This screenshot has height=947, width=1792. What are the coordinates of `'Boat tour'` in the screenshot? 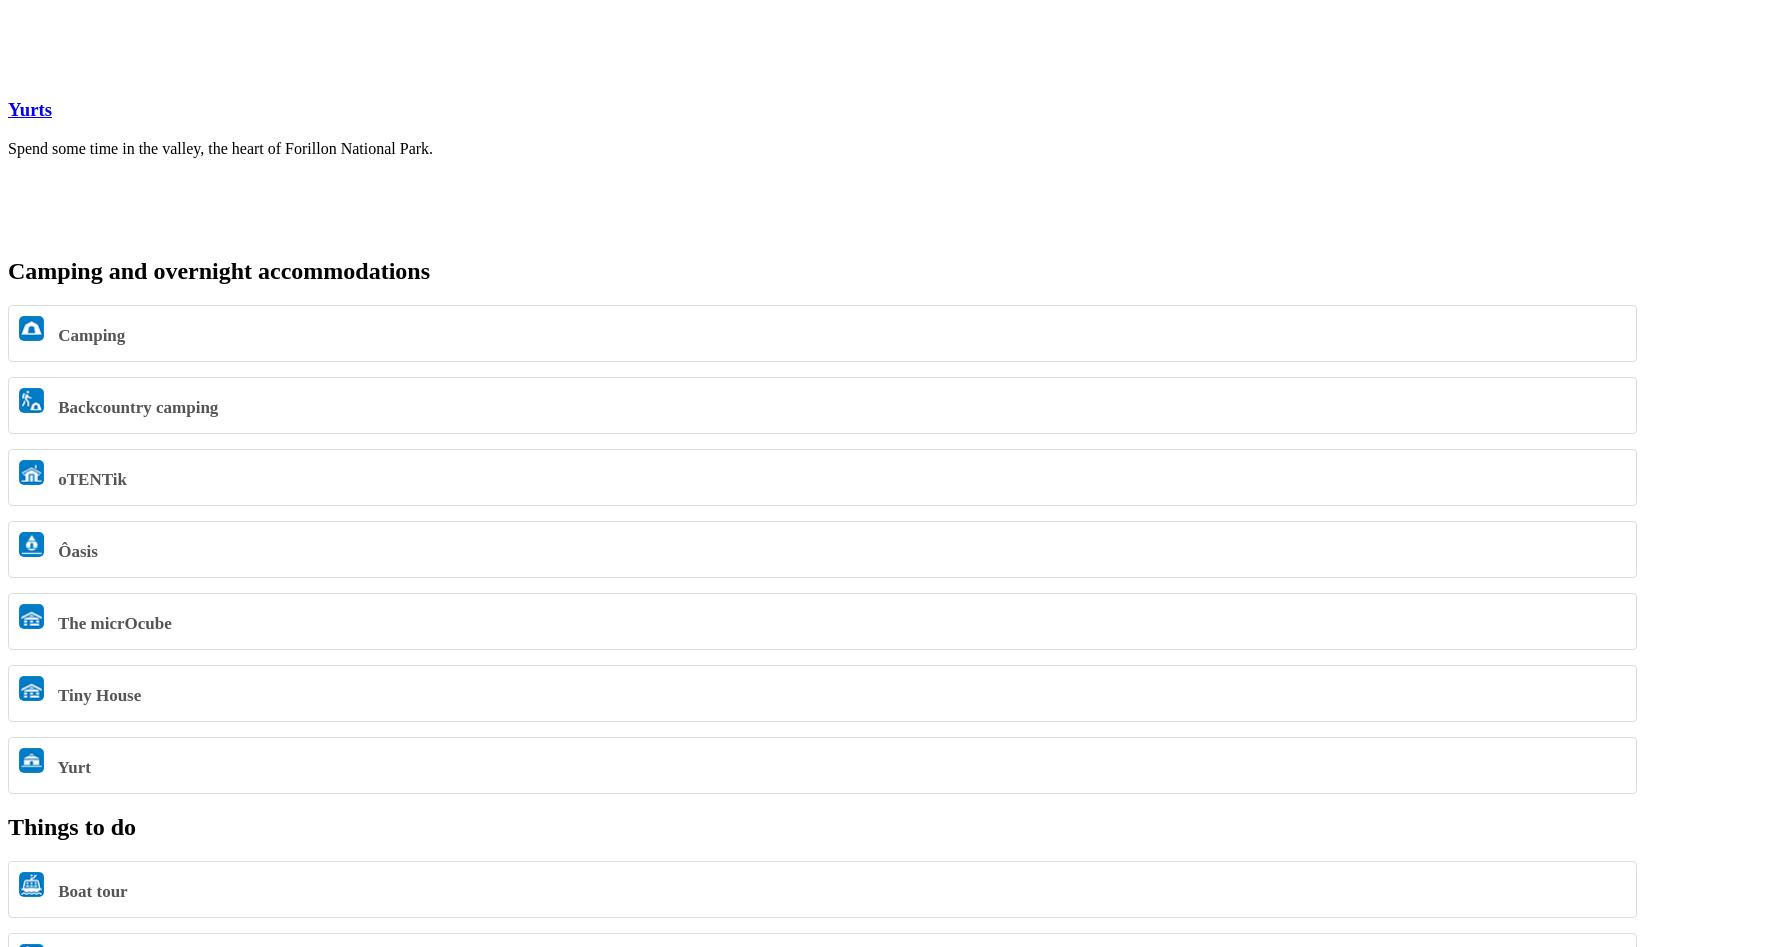 It's located at (90, 889).